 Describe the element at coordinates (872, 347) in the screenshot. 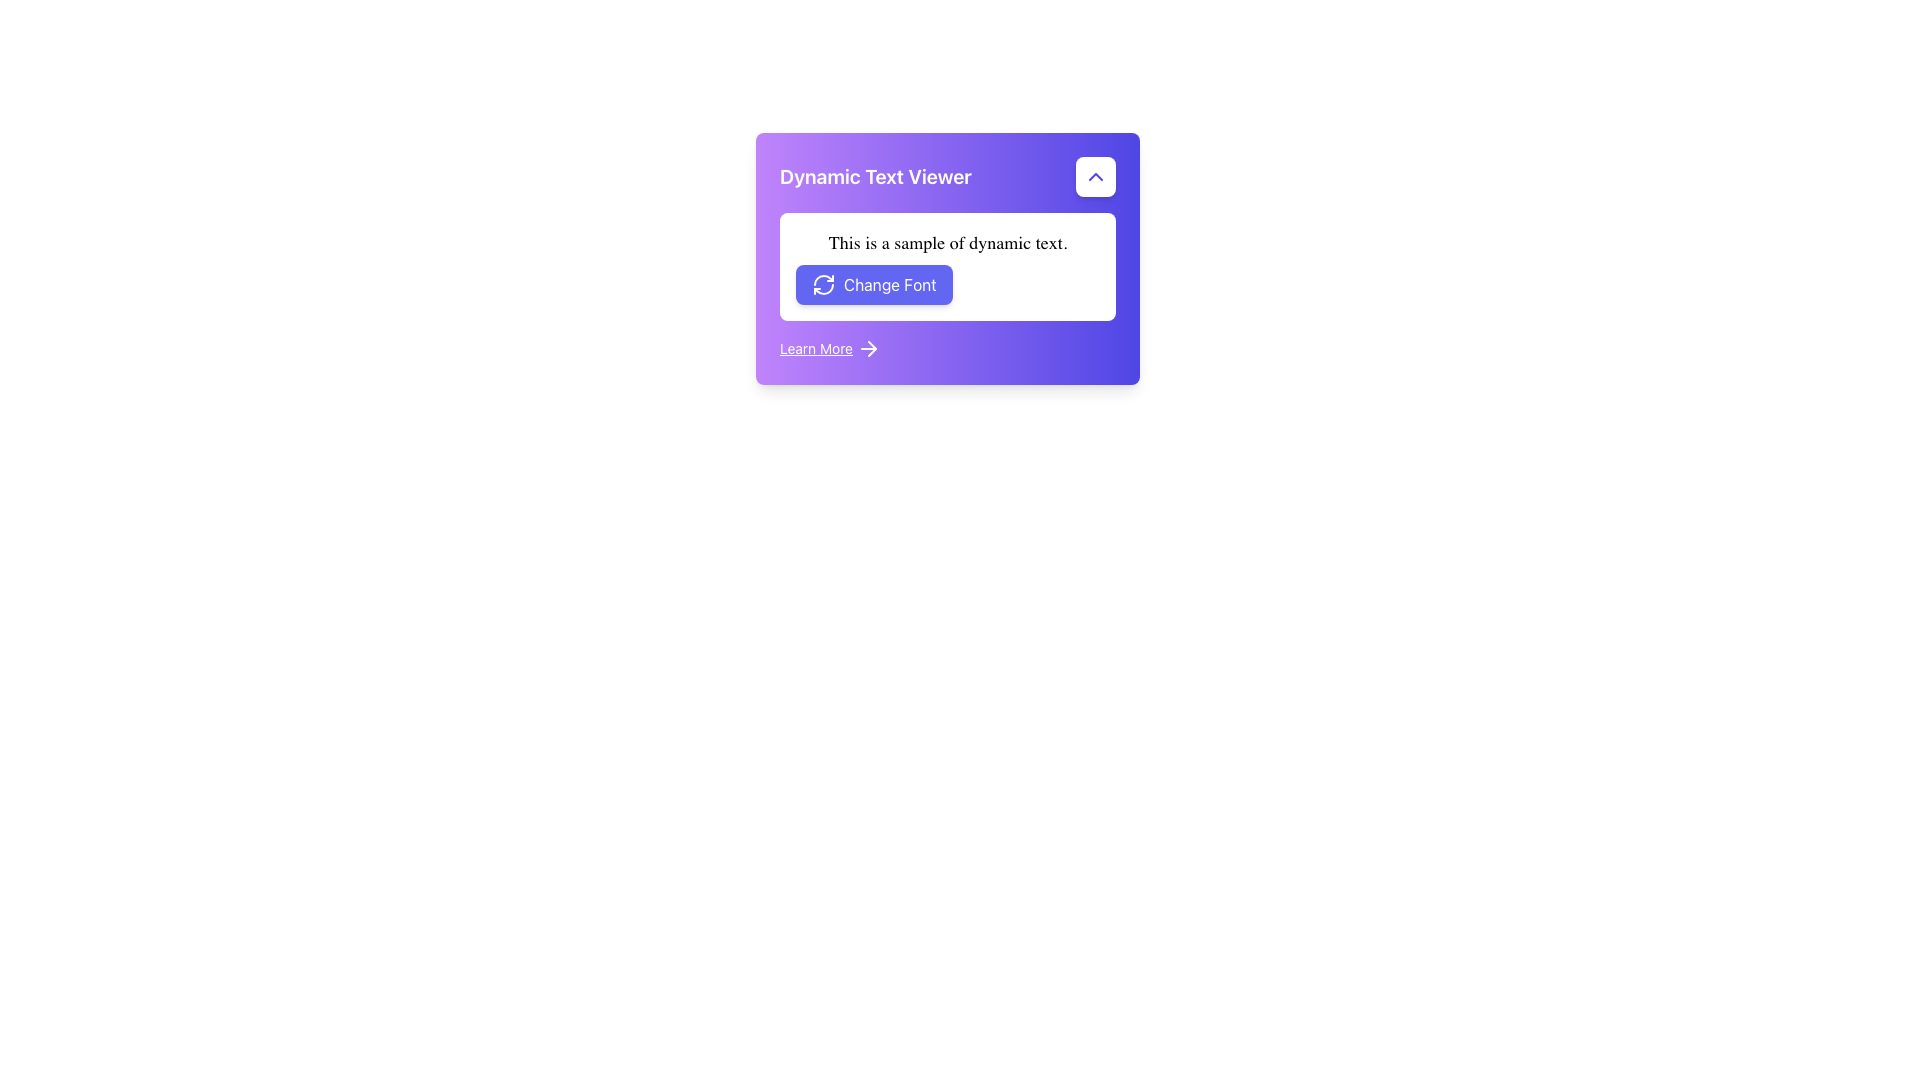

I see `the navigation arrow icon located in the lower part of the card` at that location.